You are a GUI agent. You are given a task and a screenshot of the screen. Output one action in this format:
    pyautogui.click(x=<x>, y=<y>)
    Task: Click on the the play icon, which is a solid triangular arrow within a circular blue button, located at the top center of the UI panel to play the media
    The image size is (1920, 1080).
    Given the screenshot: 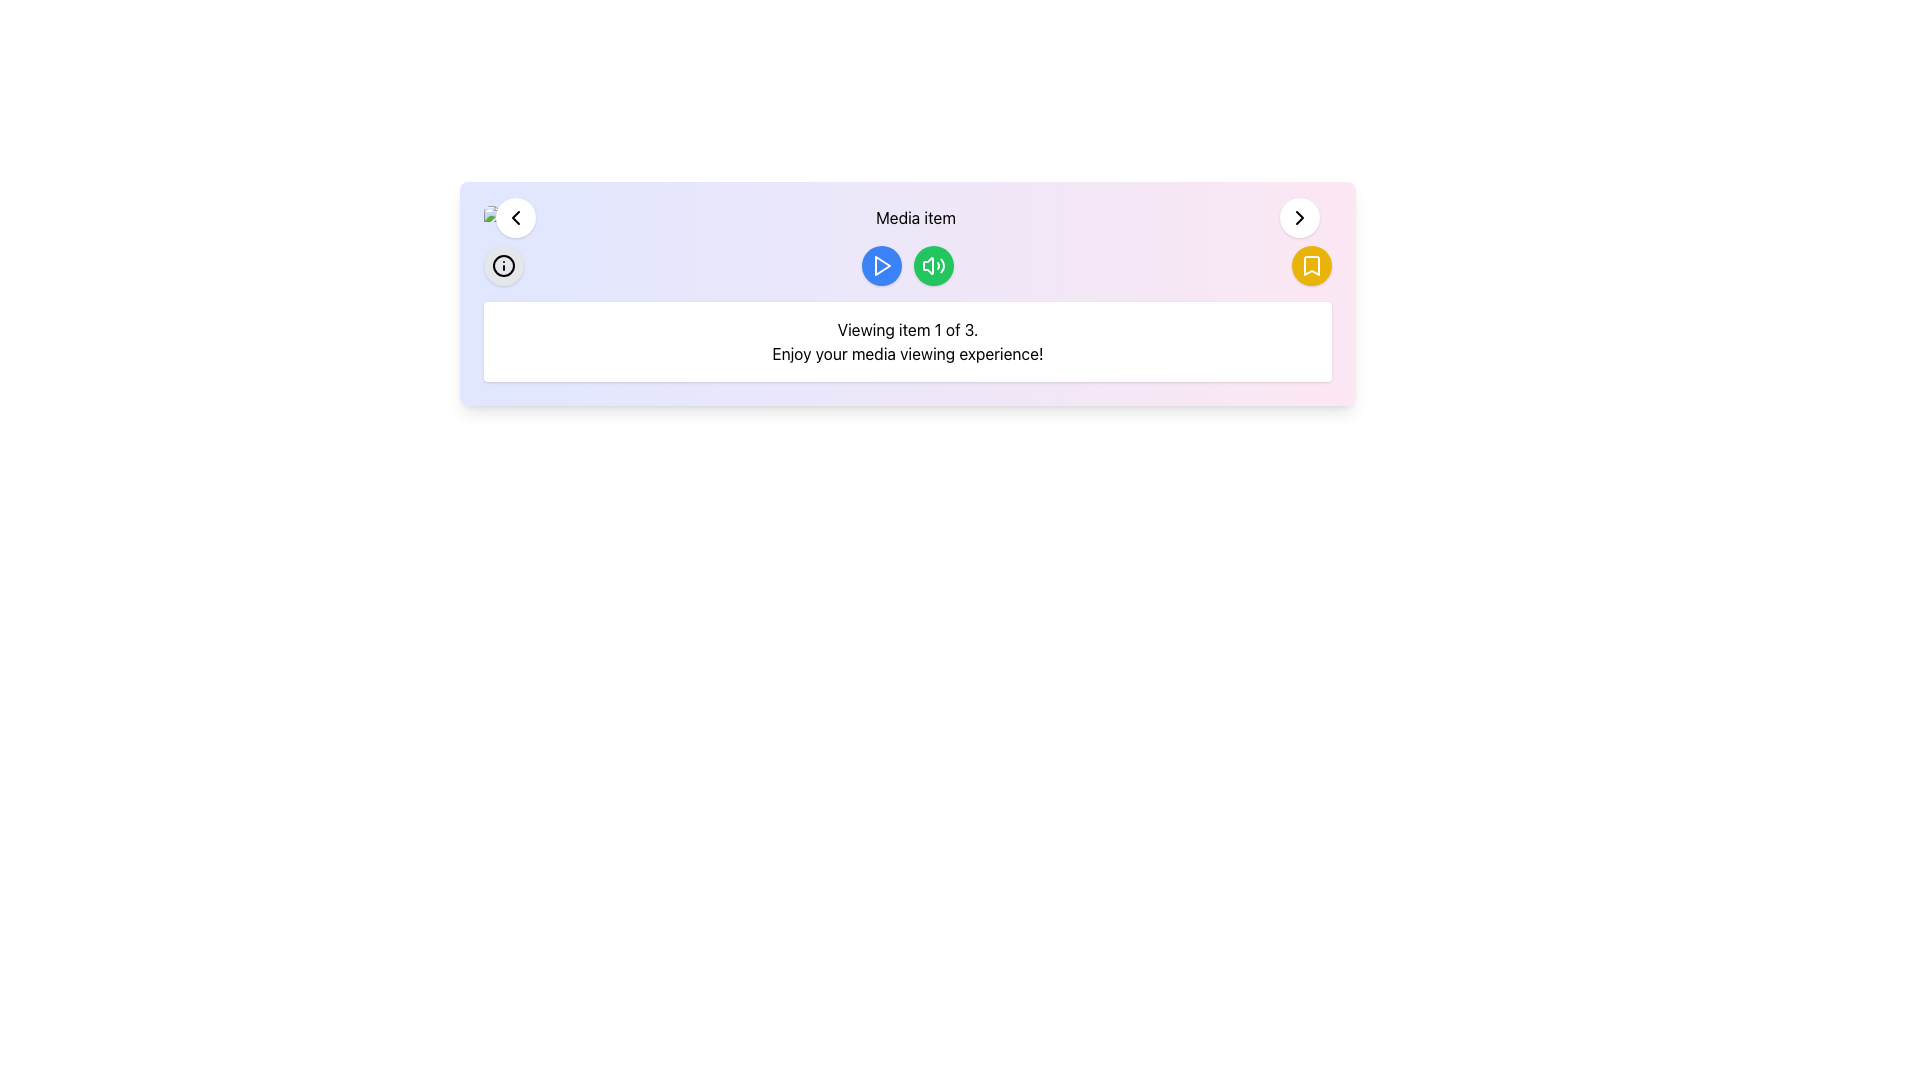 What is the action you would take?
    pyautogui.click(x=882, y=265)
    